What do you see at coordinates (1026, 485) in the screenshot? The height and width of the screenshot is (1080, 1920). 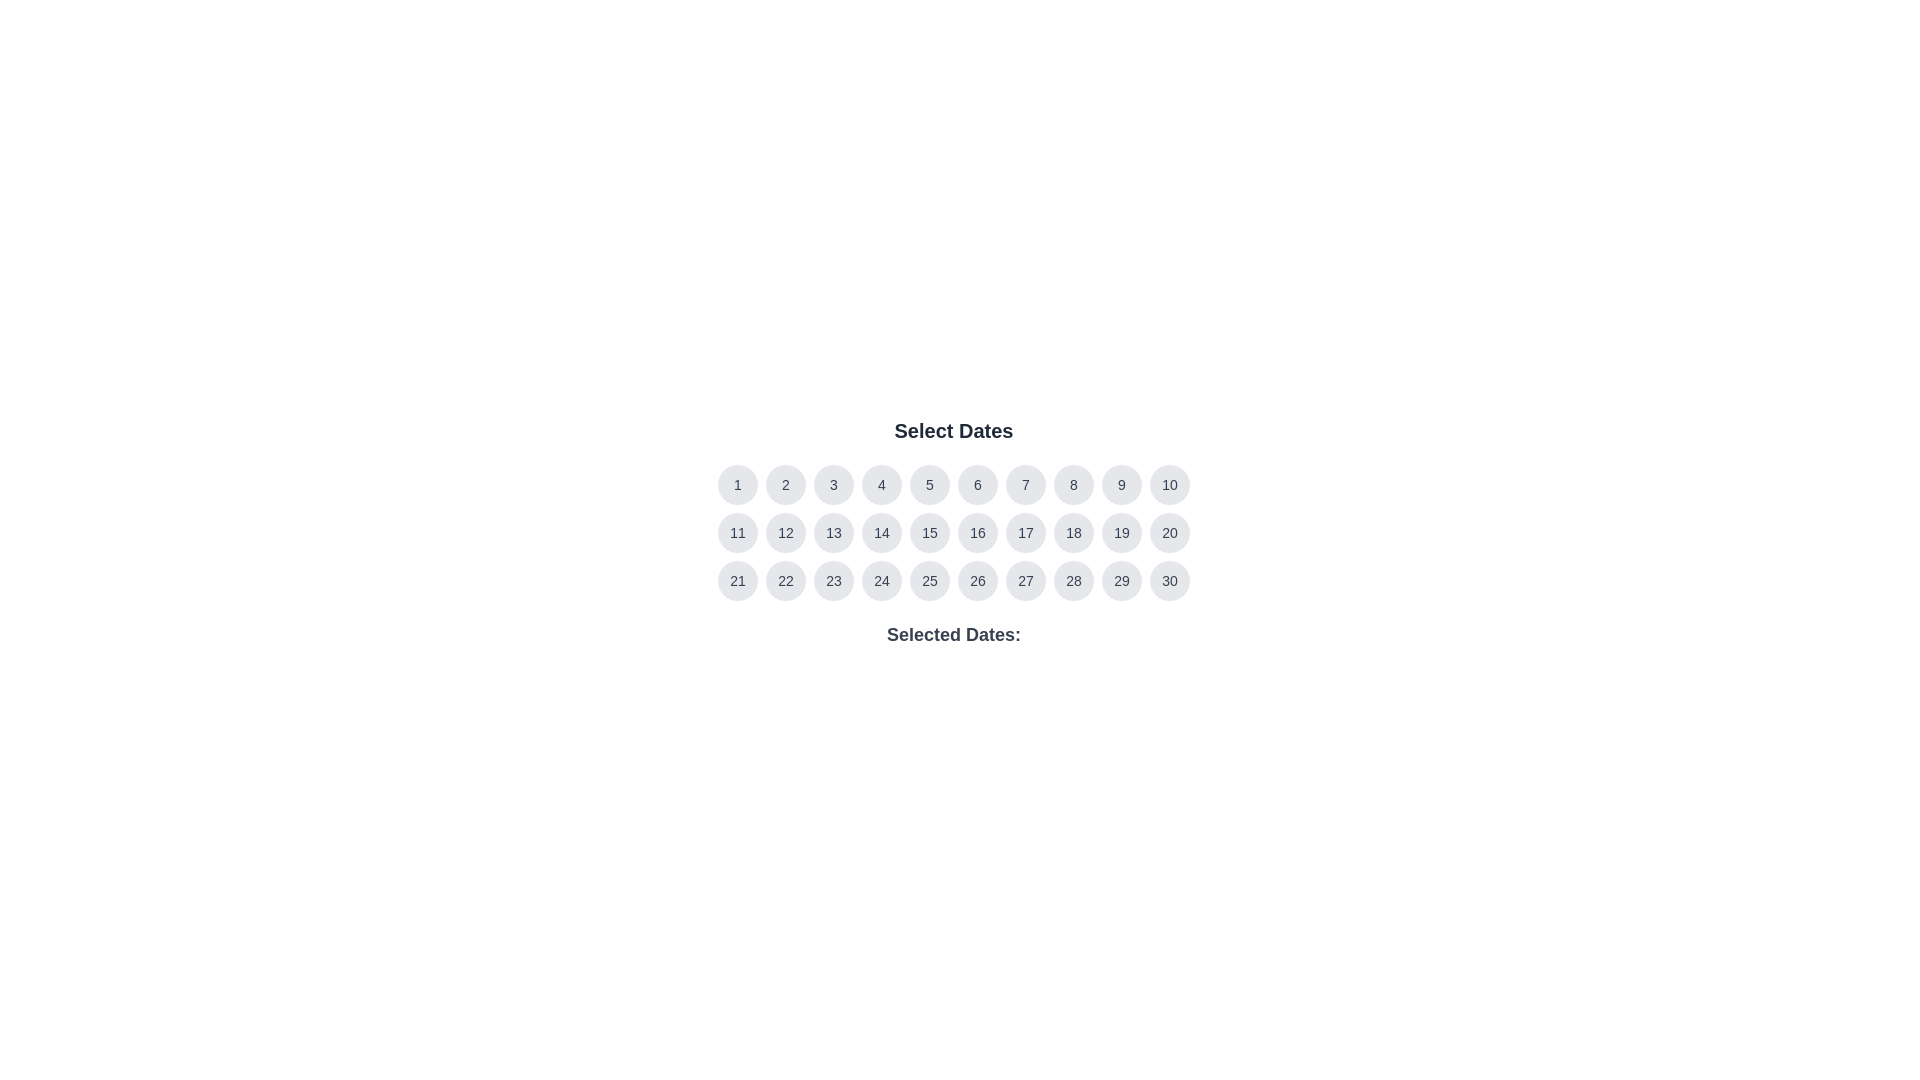 I see `the interactive button for selecting the date represented by the number '7', located in the grid layout between elements '6' and '8'` at bounding box center [1026, 485].